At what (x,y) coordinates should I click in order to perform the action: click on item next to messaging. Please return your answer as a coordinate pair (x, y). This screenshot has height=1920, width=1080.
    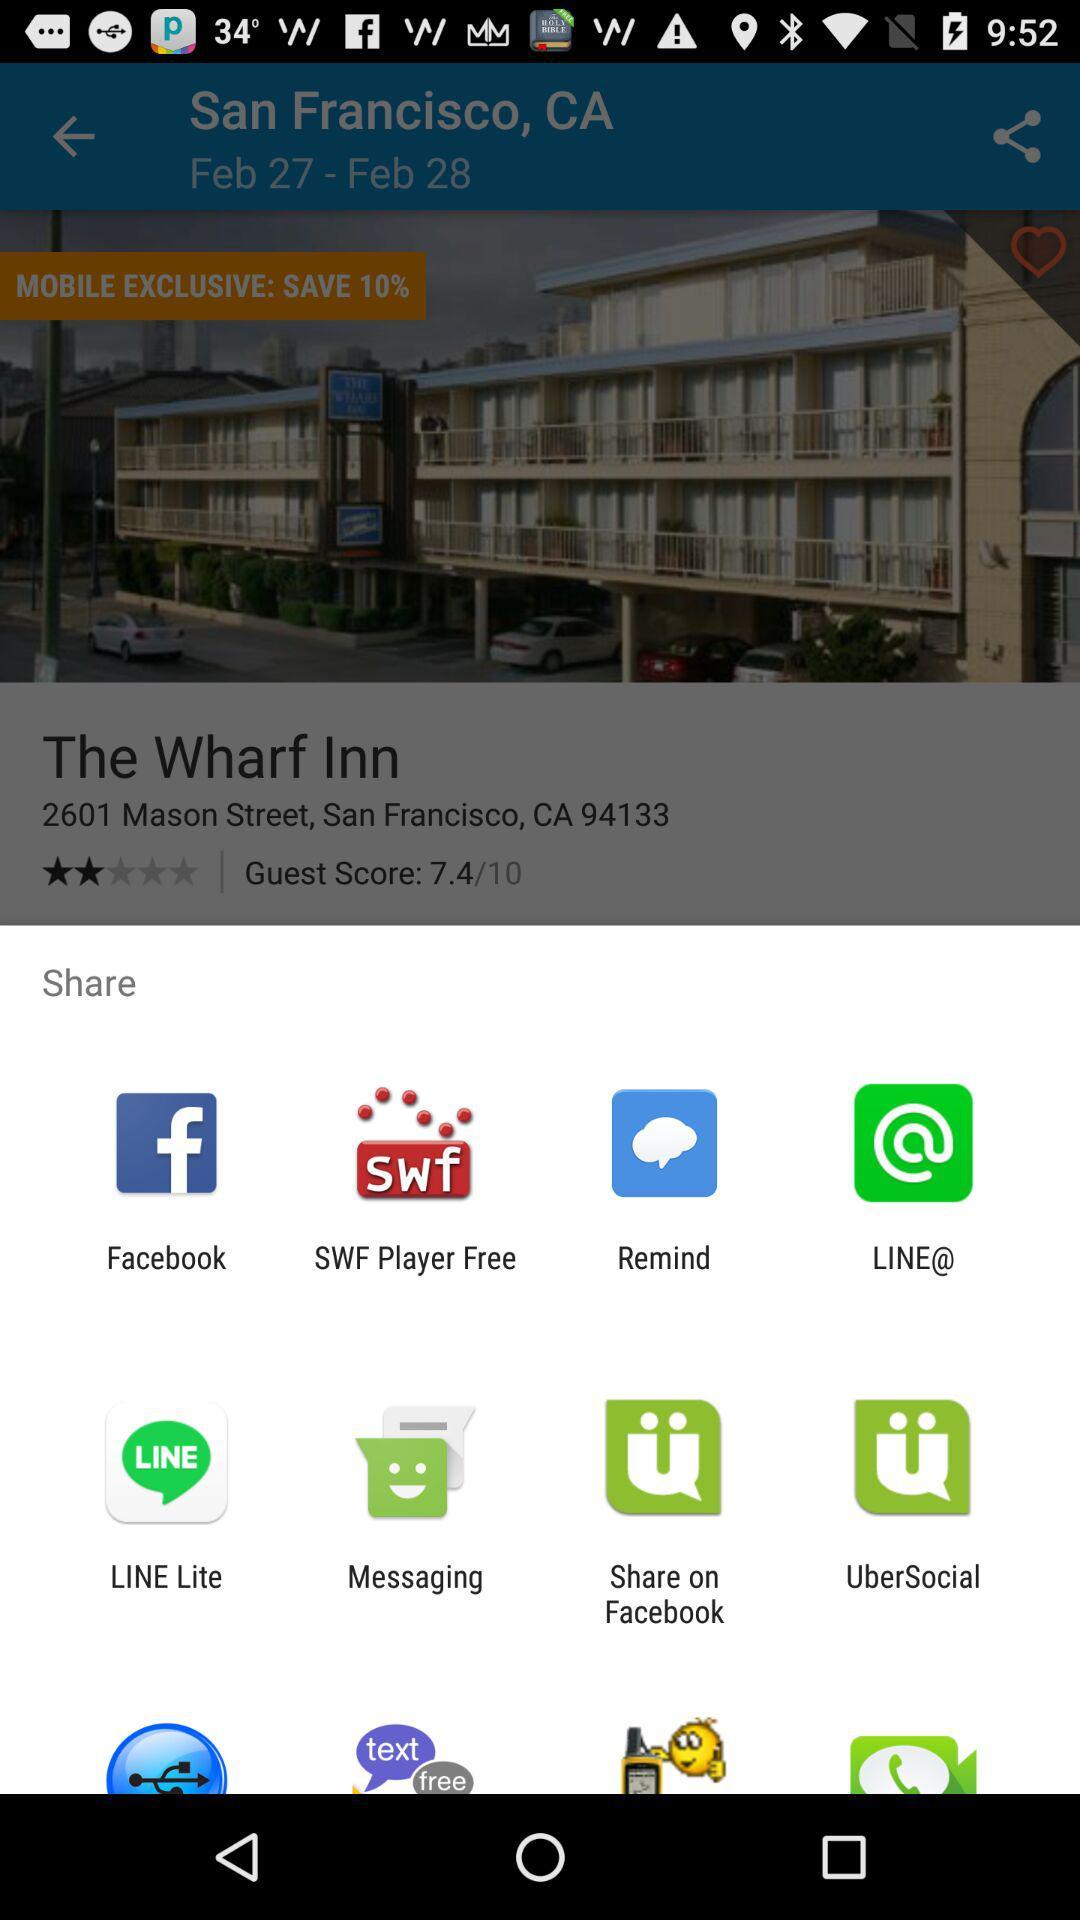
    Looking at the image, I should click on (664, 1592).